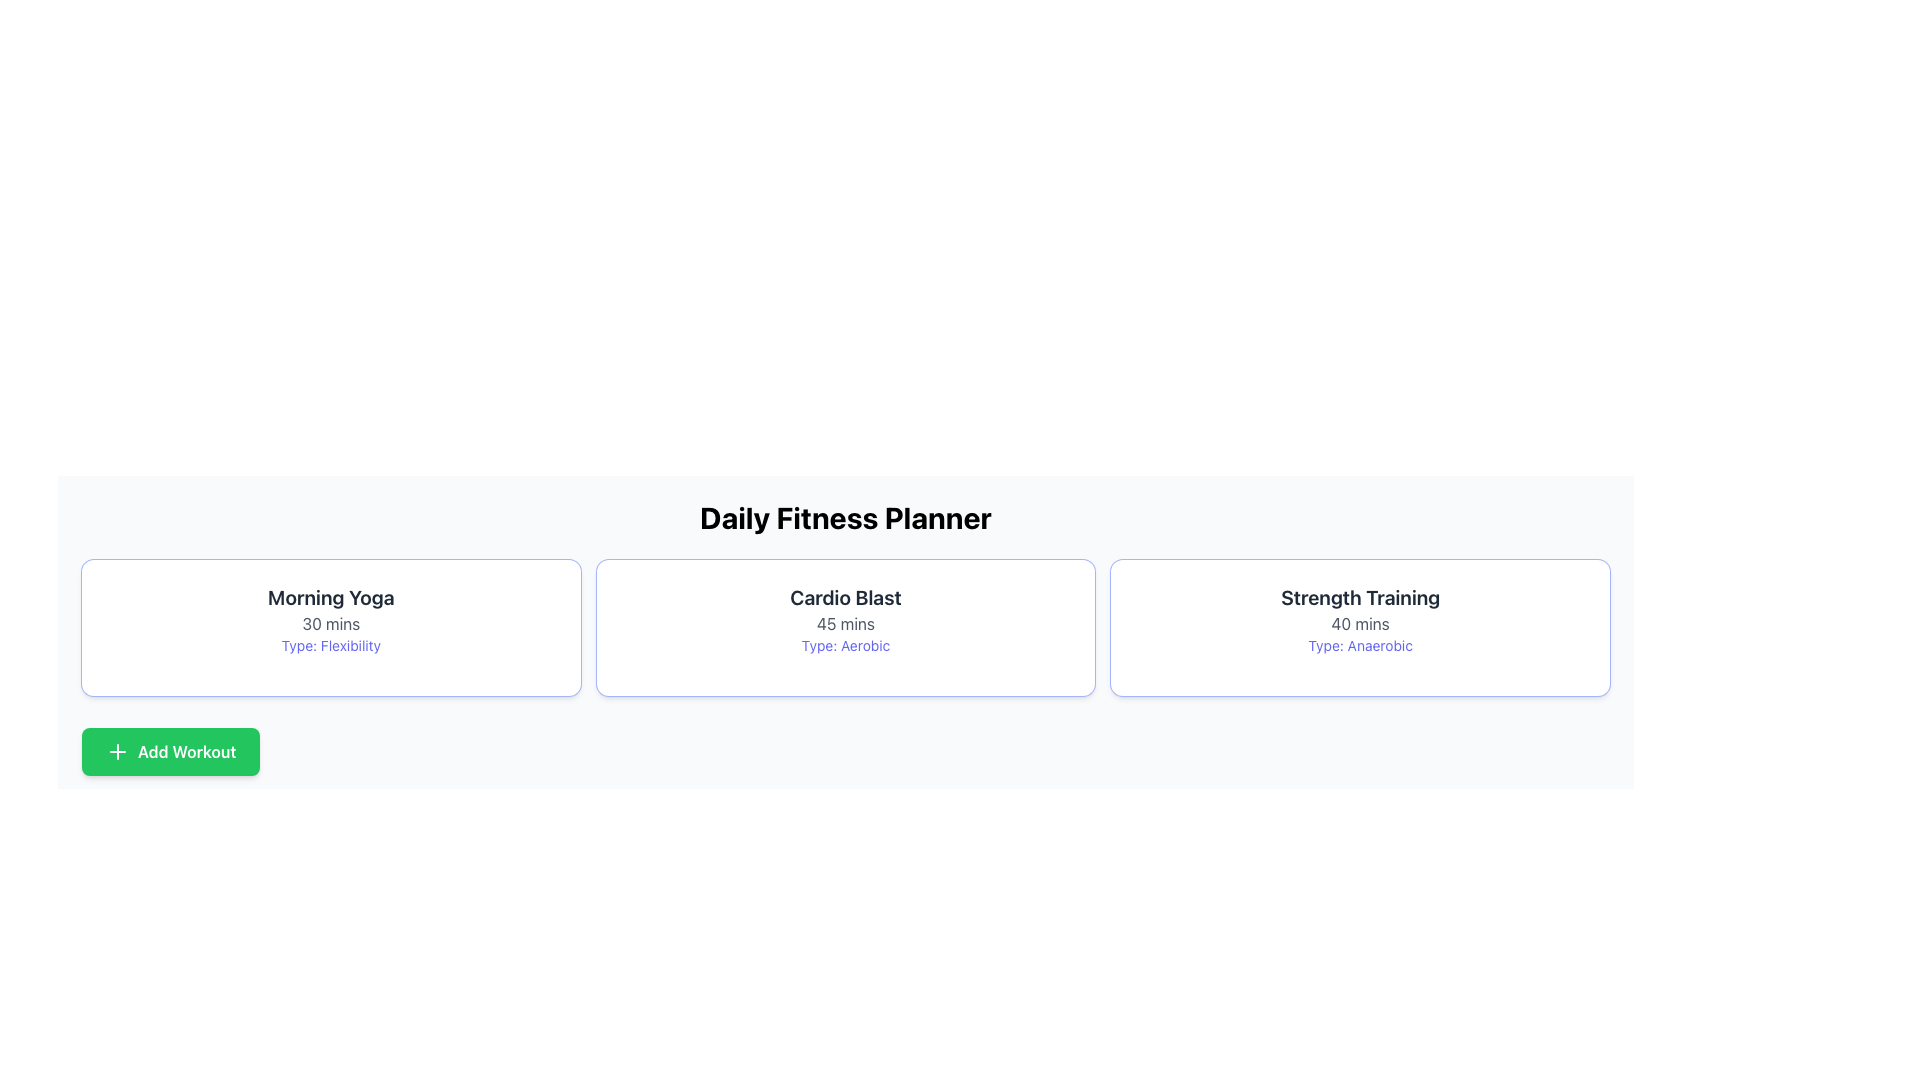  Describe the element at coordinates (845, 645) in the screenshot. I see `static text label that displays 'Type: Aerobic', located under '45 mins' in the 'Cardio Blast' workout information card` at that location.